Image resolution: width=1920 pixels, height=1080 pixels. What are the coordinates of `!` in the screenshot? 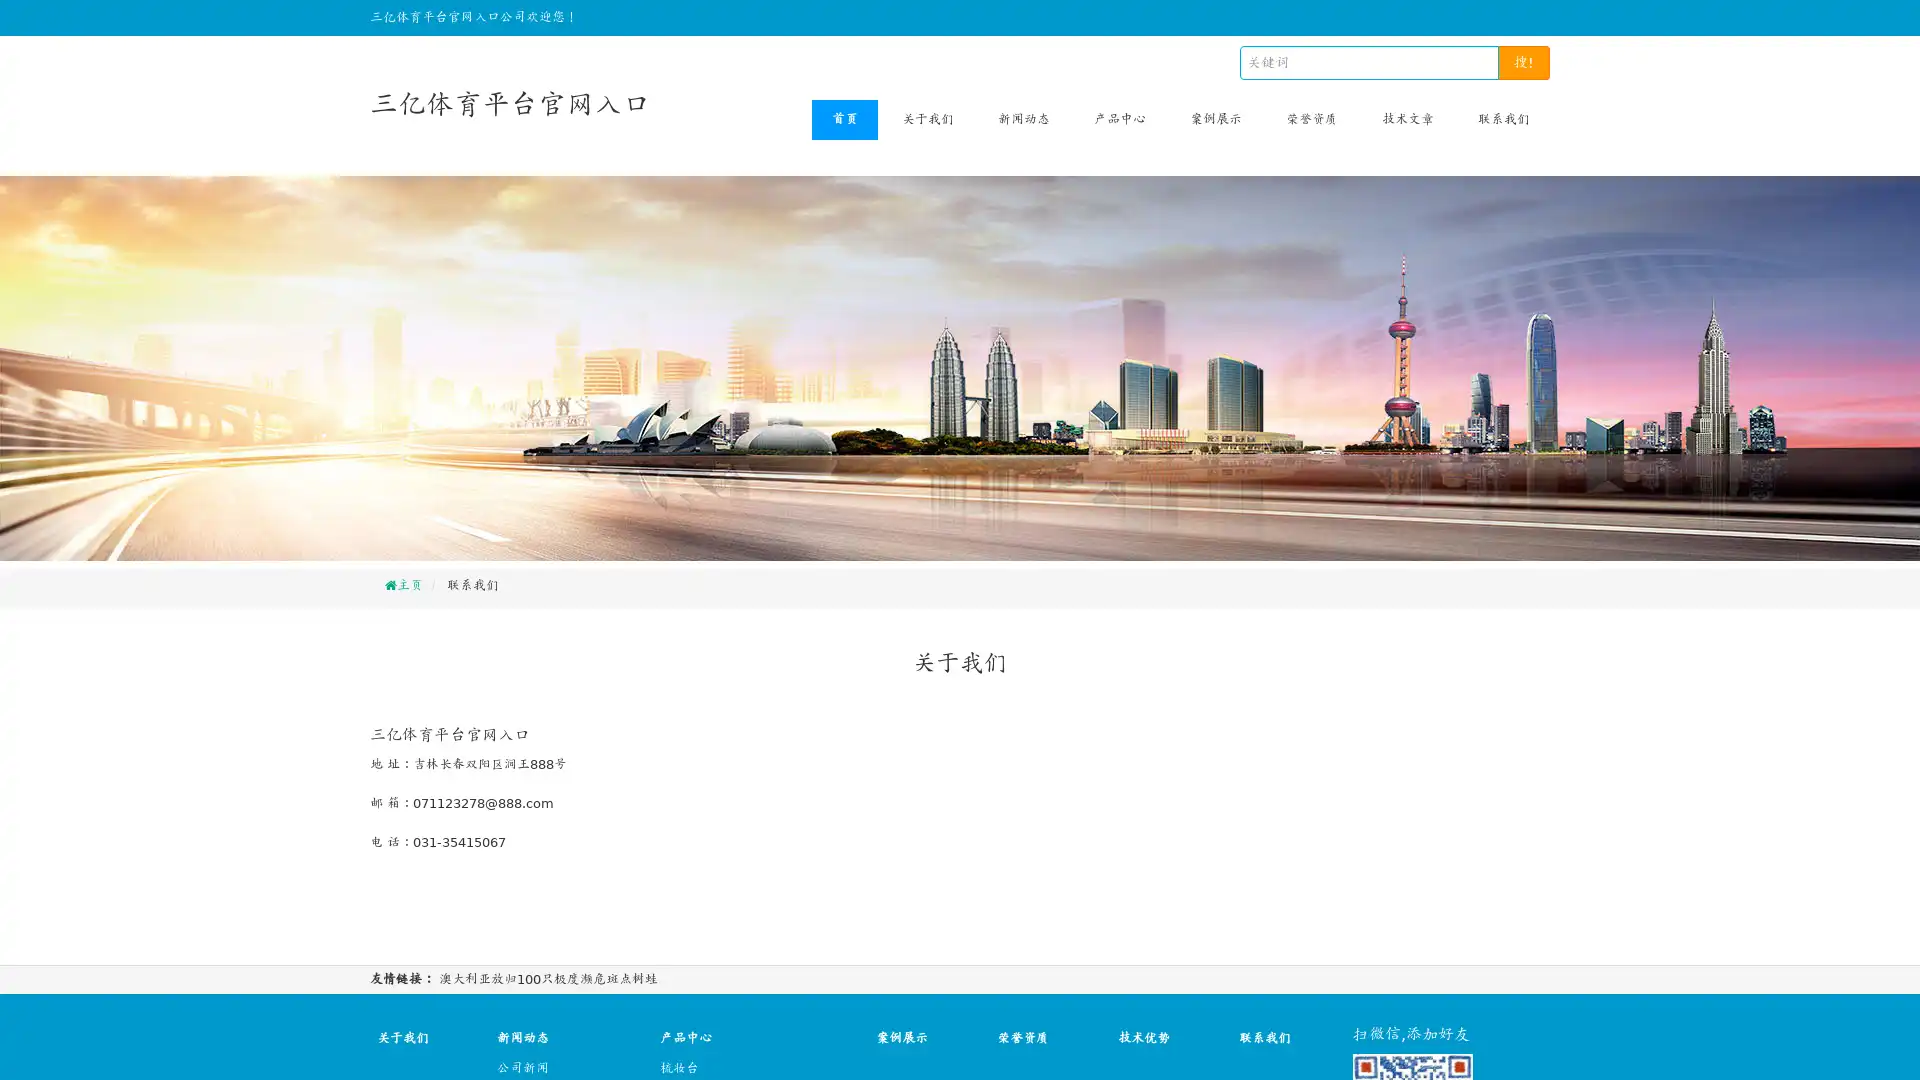 It's located at (1523, 61).